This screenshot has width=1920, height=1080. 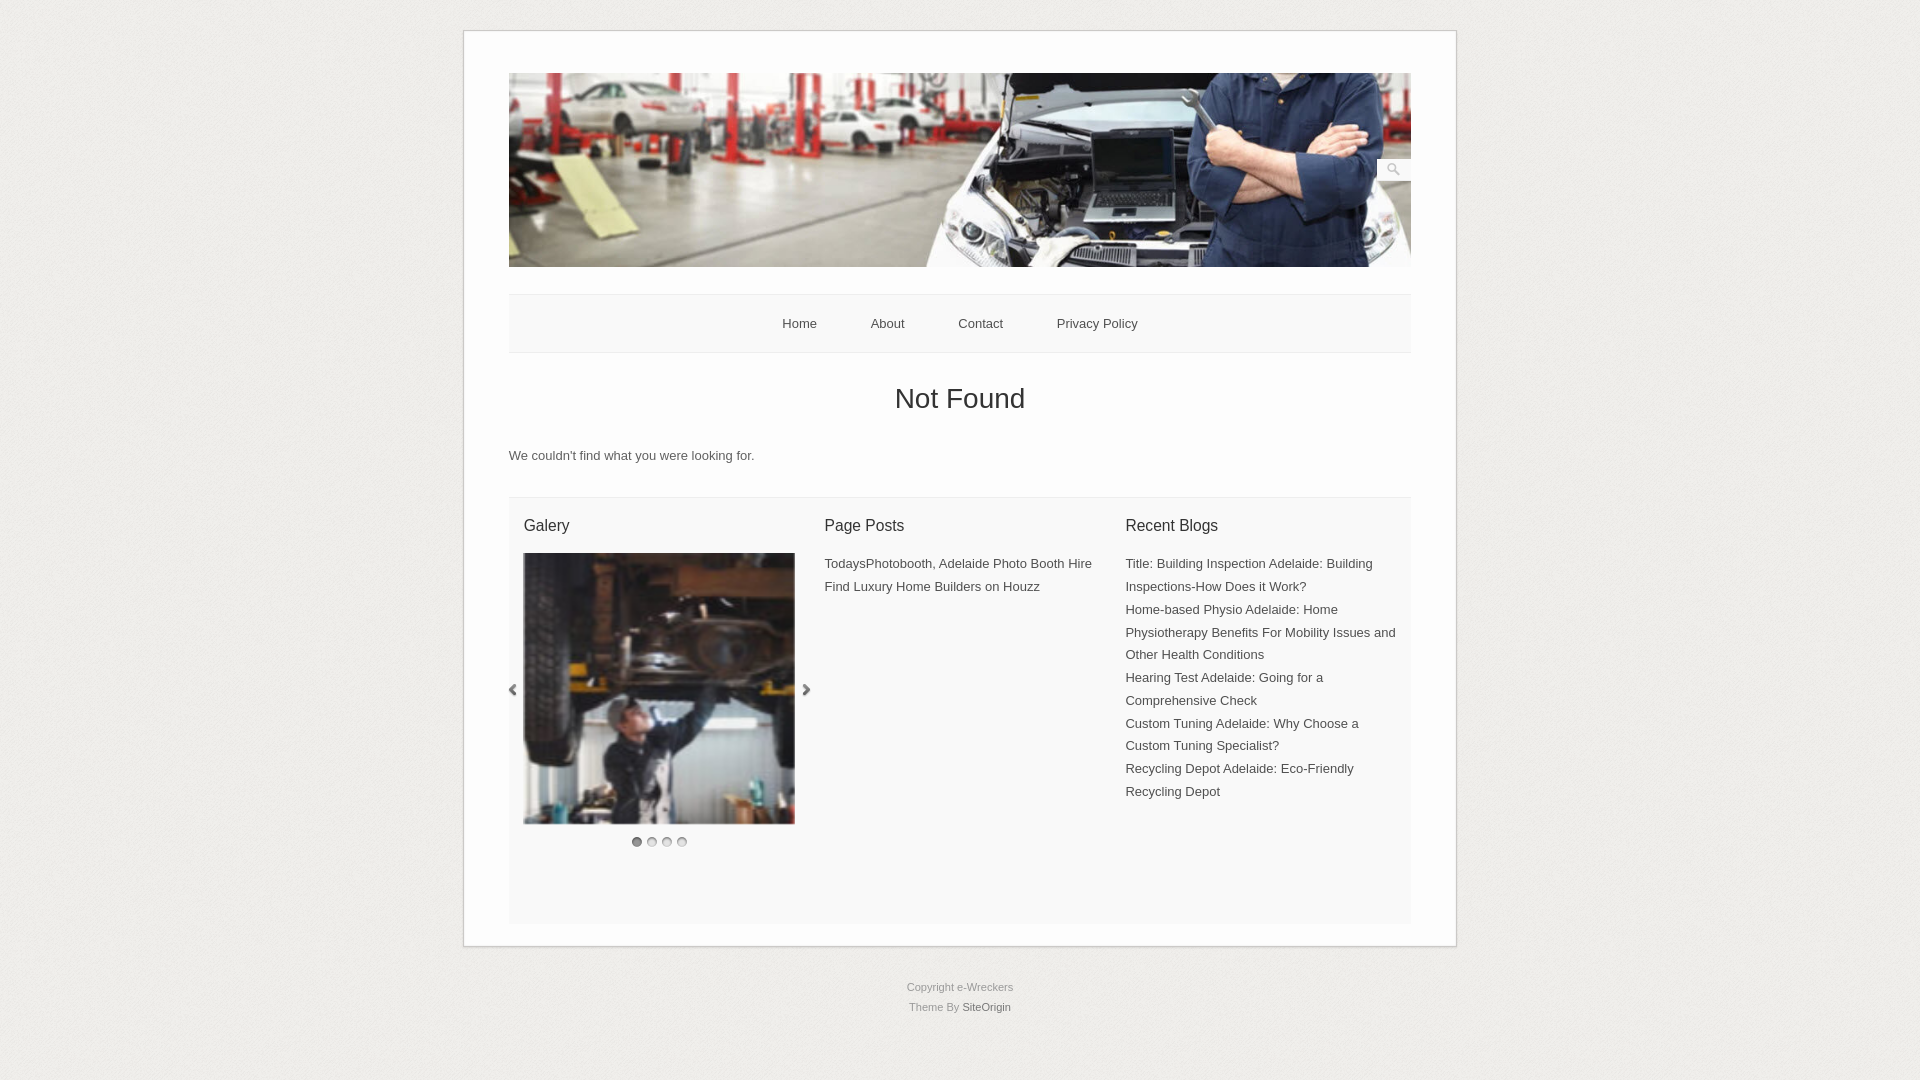 What do you see at coordinates (961, 1006) in the screenshot?
I see `'SiteOrigin'` at bounding box center [961, 1006].